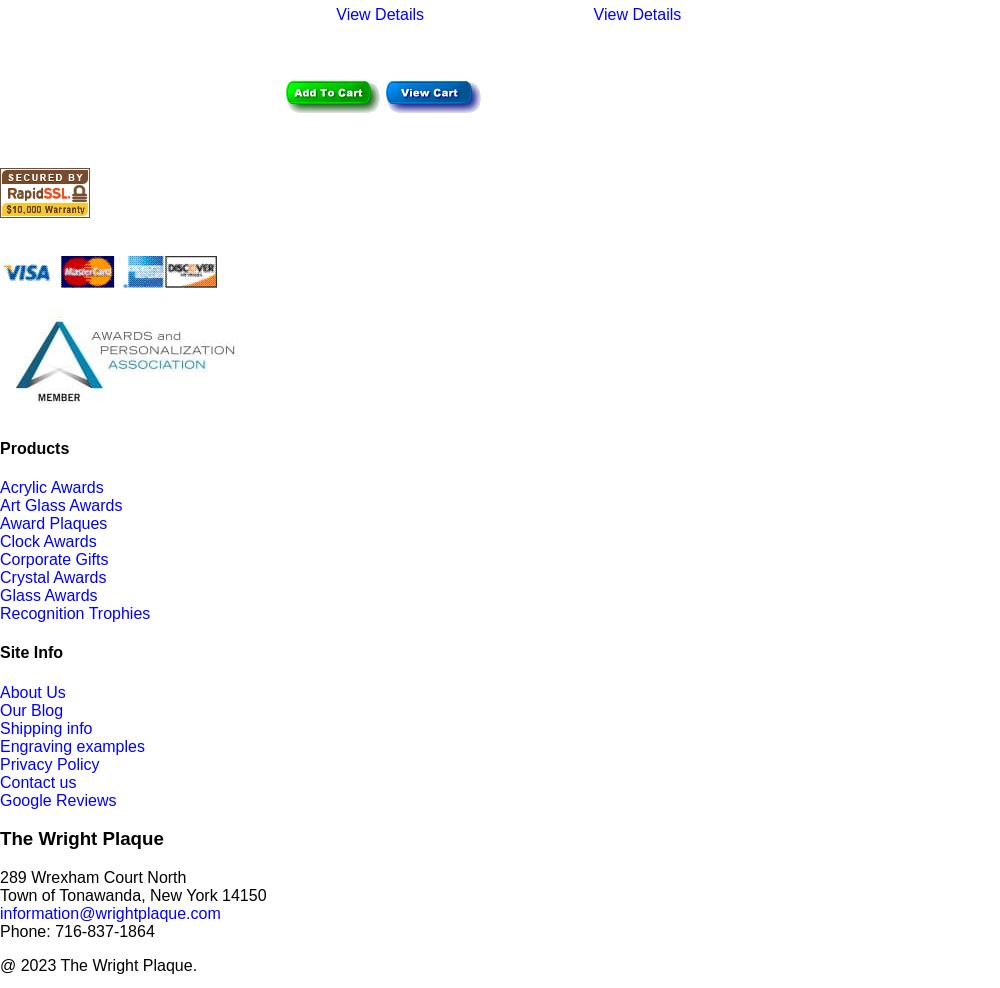 Image resolution: width=1000 pixels, height=988 pixels. What do you see at coordinates (0, 522) in the screenshot?
I see `'Award Plaques'` at bounding box center [0, 522].